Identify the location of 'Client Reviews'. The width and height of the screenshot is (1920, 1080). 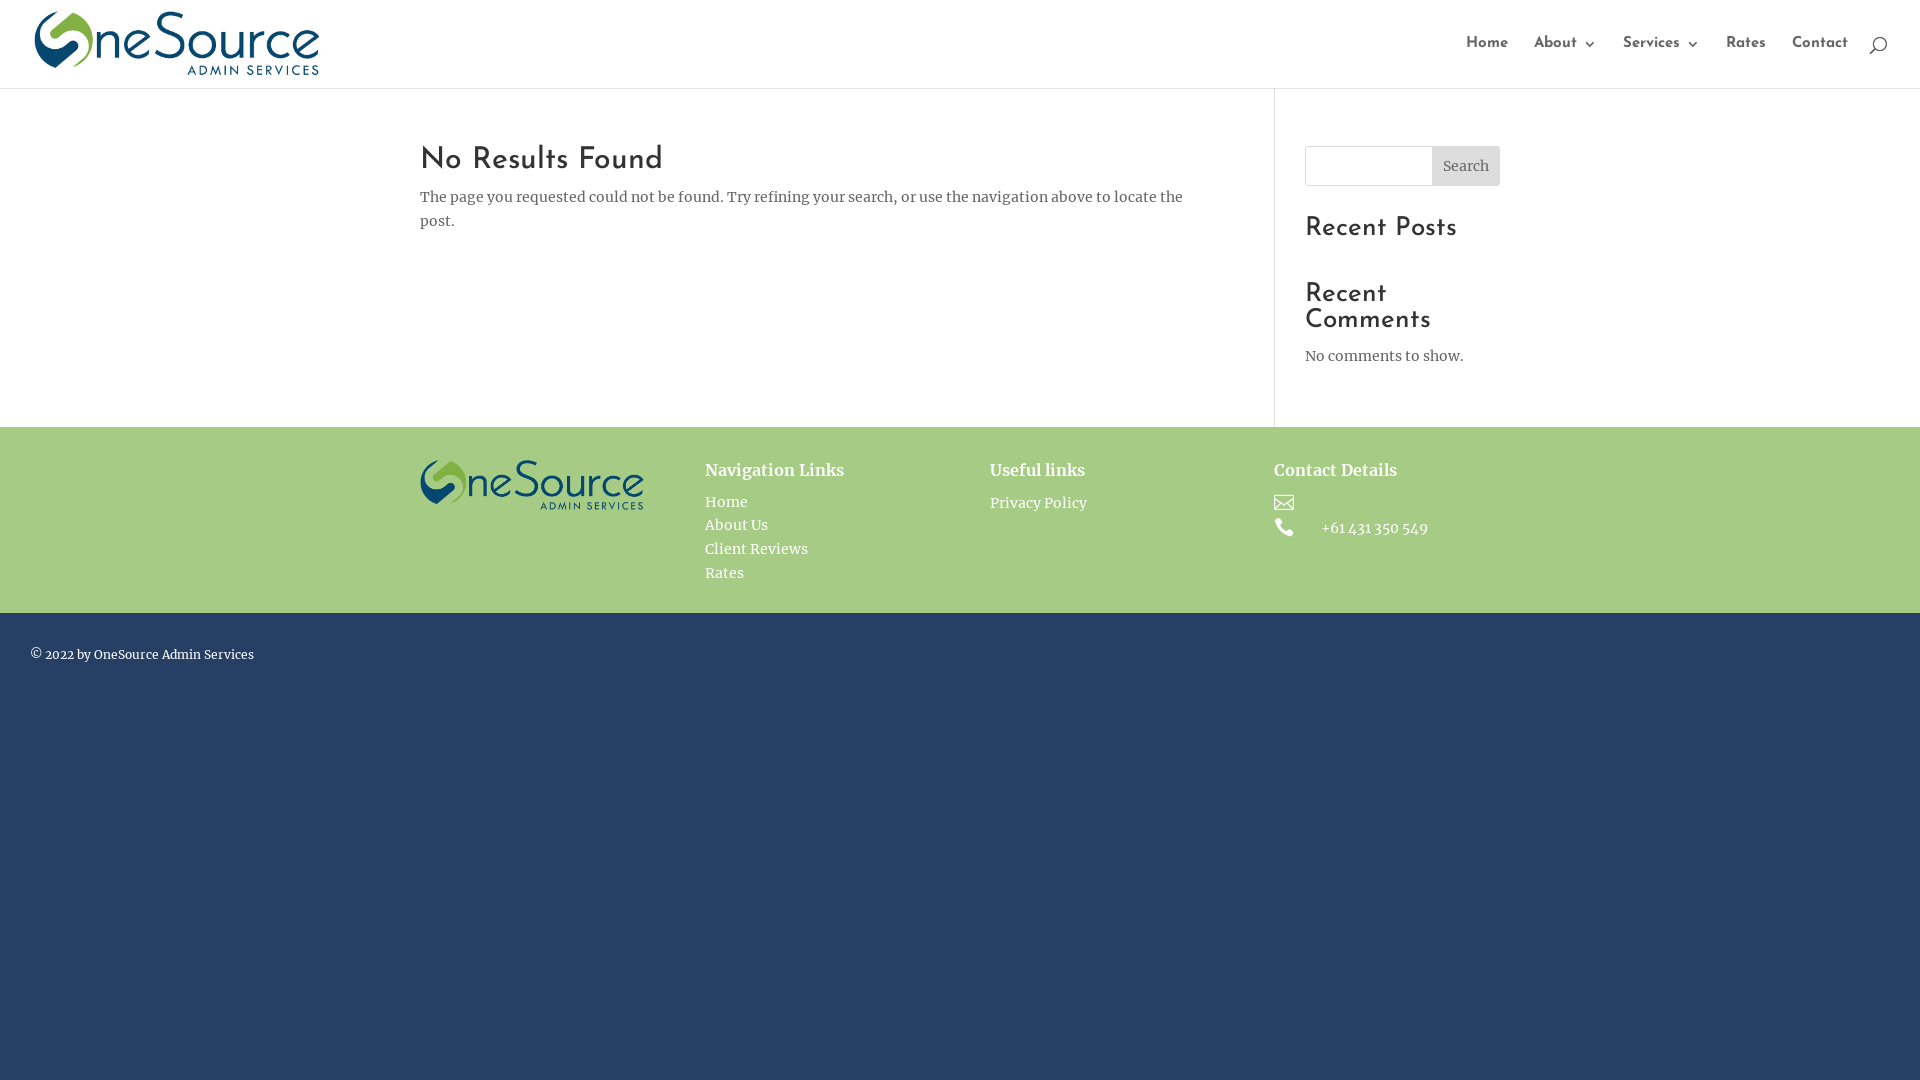
(755, 548).